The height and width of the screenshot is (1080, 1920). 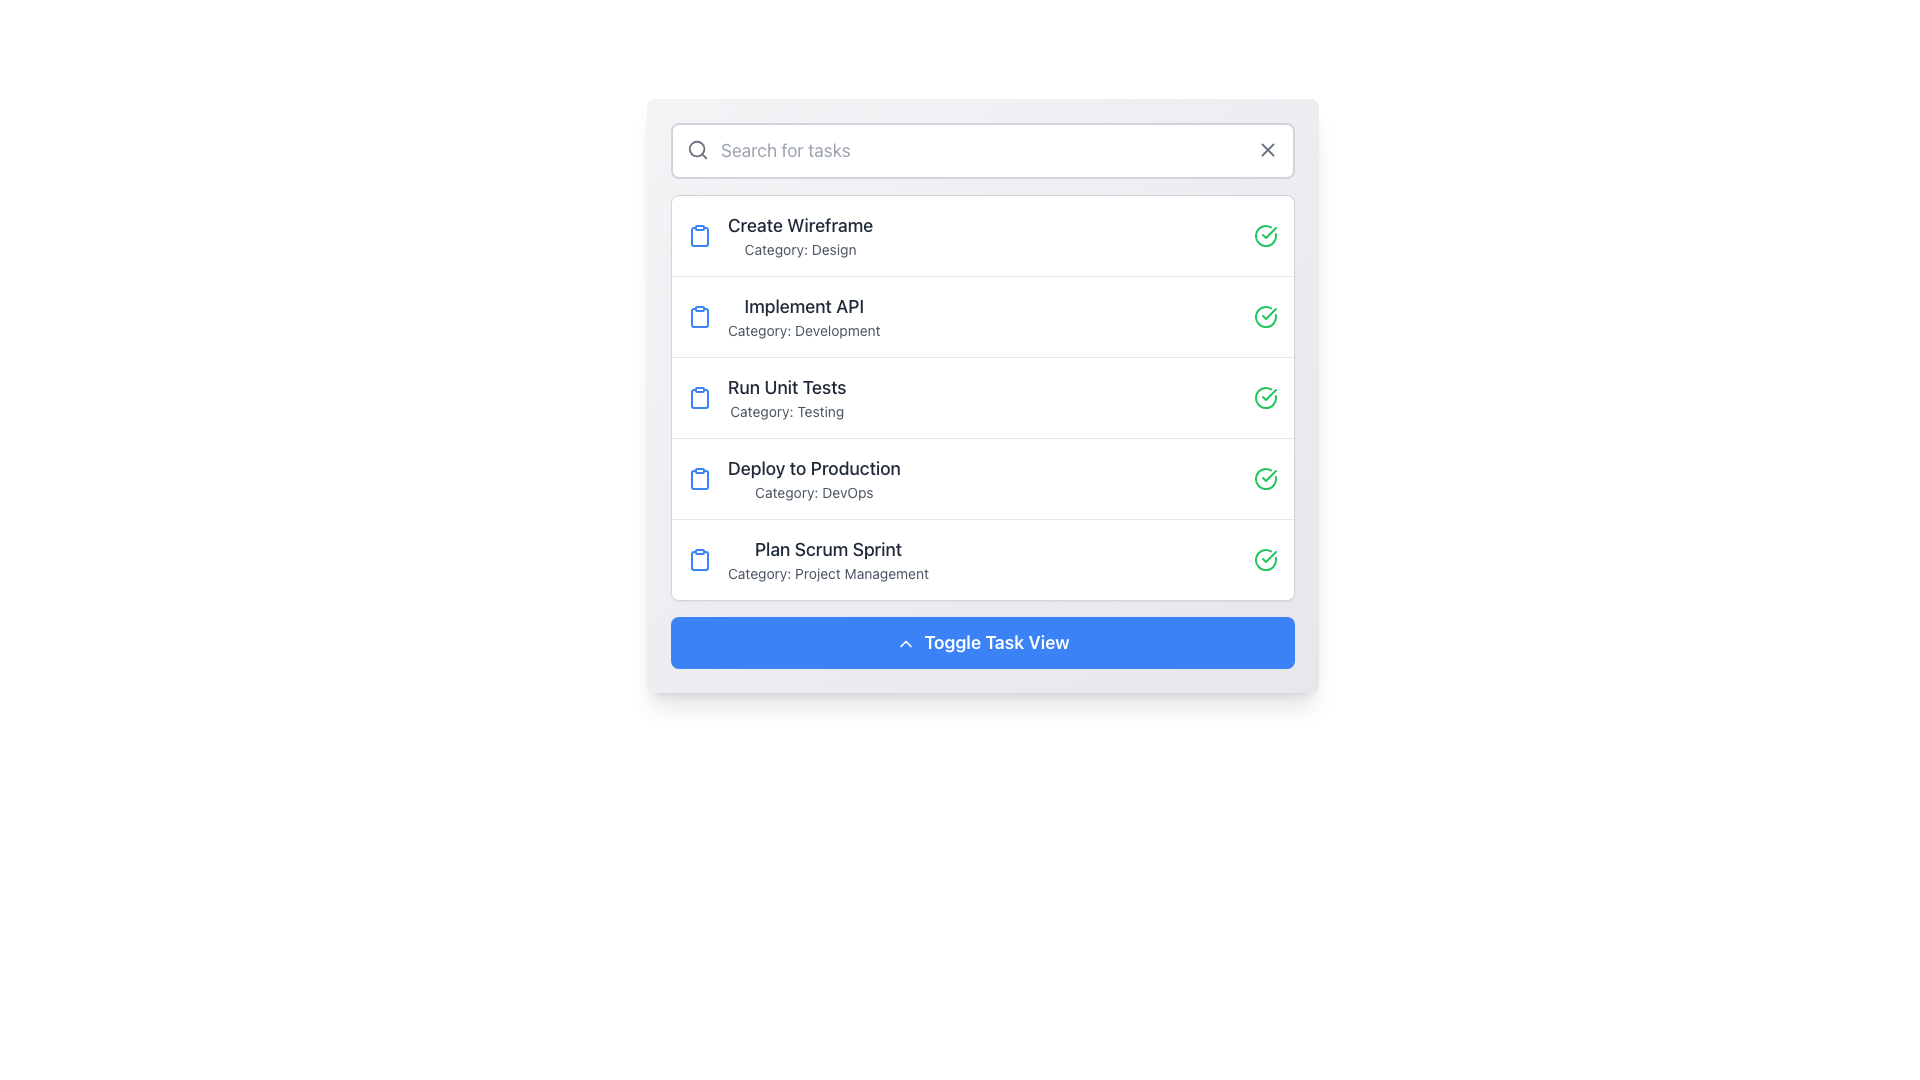 What do you see at coordinates (783, 315) in the screenshot?
I see `the Task Item Display labeled 'Implement API'` at bounding box center [783, 315].